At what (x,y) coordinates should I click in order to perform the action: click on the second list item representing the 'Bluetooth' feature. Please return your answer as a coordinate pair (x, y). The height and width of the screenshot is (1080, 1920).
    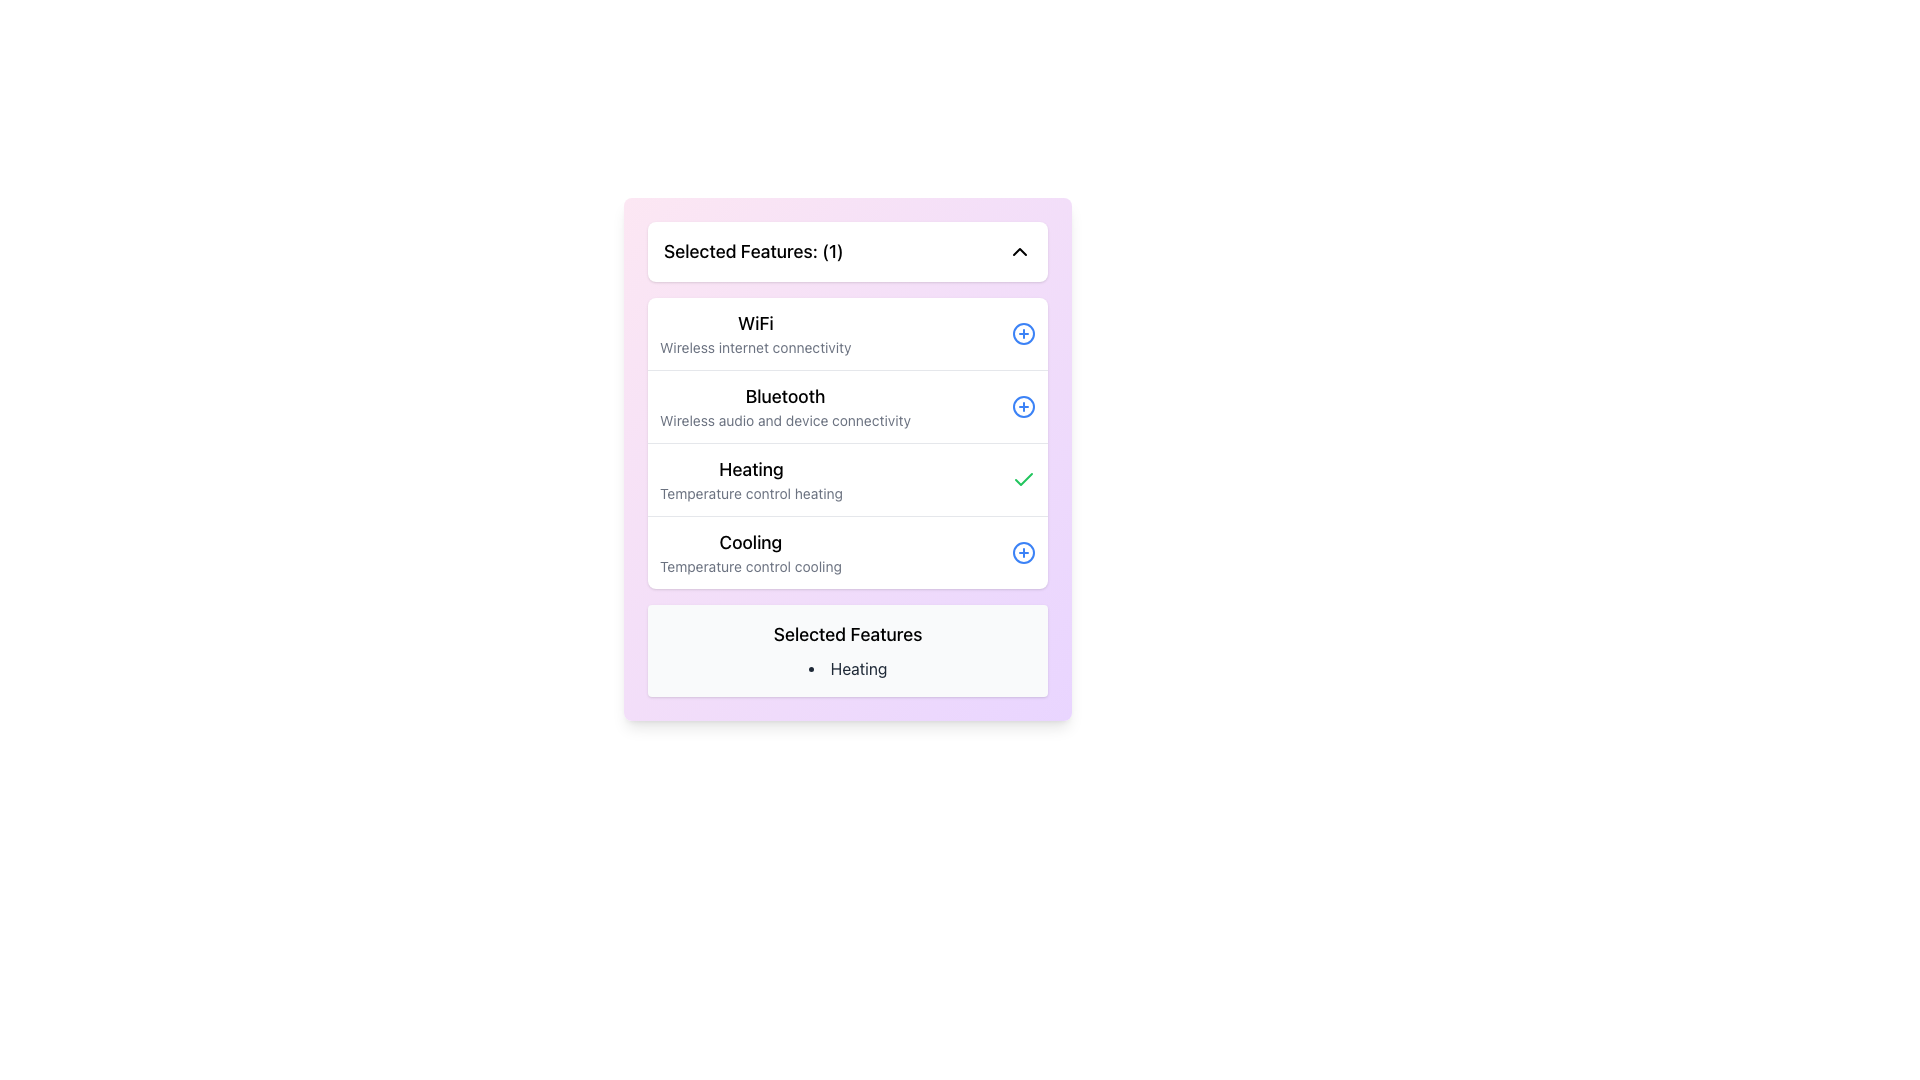
    Looking at the image, I should click on (848, 405).